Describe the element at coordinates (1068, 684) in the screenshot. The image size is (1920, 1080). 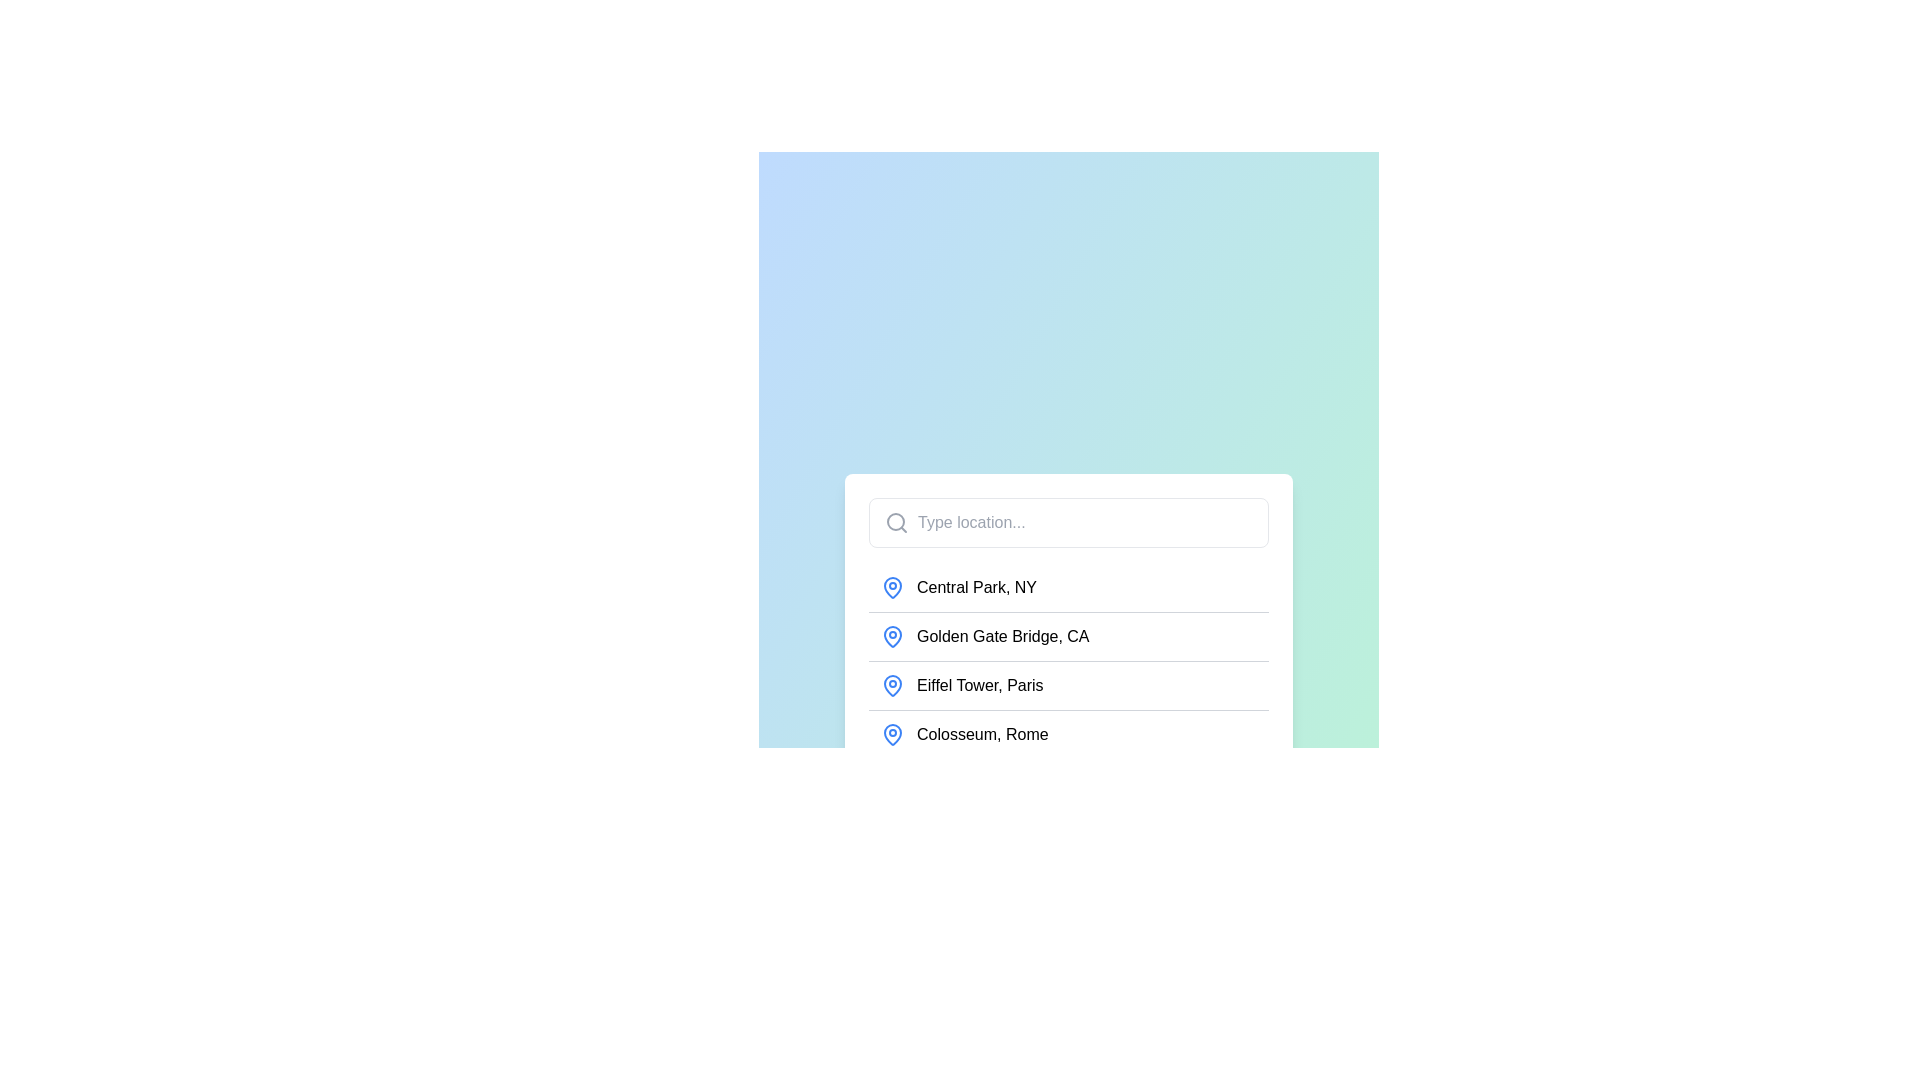
I see `the third item` at that location.